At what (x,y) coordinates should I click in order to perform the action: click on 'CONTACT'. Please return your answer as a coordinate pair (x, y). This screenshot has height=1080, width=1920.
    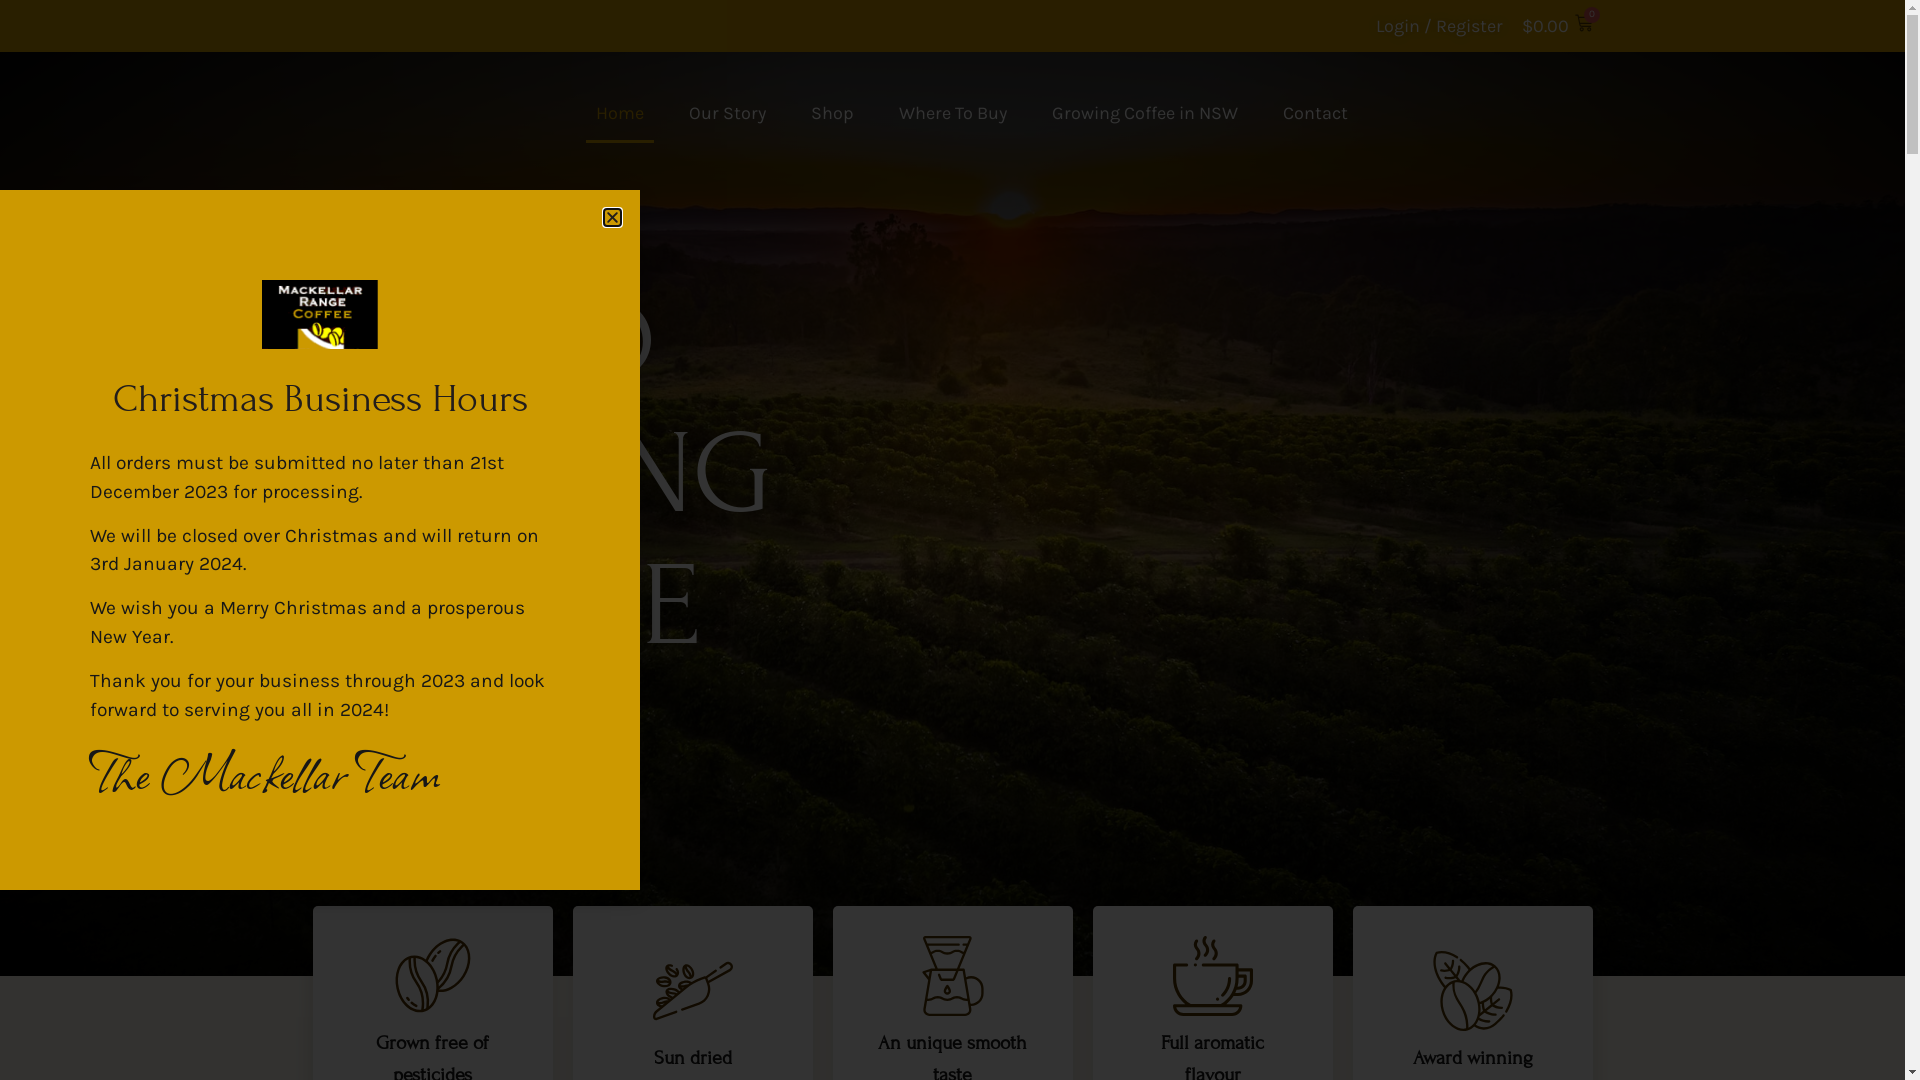
    Looking at the image, I should click on (1396, 113).